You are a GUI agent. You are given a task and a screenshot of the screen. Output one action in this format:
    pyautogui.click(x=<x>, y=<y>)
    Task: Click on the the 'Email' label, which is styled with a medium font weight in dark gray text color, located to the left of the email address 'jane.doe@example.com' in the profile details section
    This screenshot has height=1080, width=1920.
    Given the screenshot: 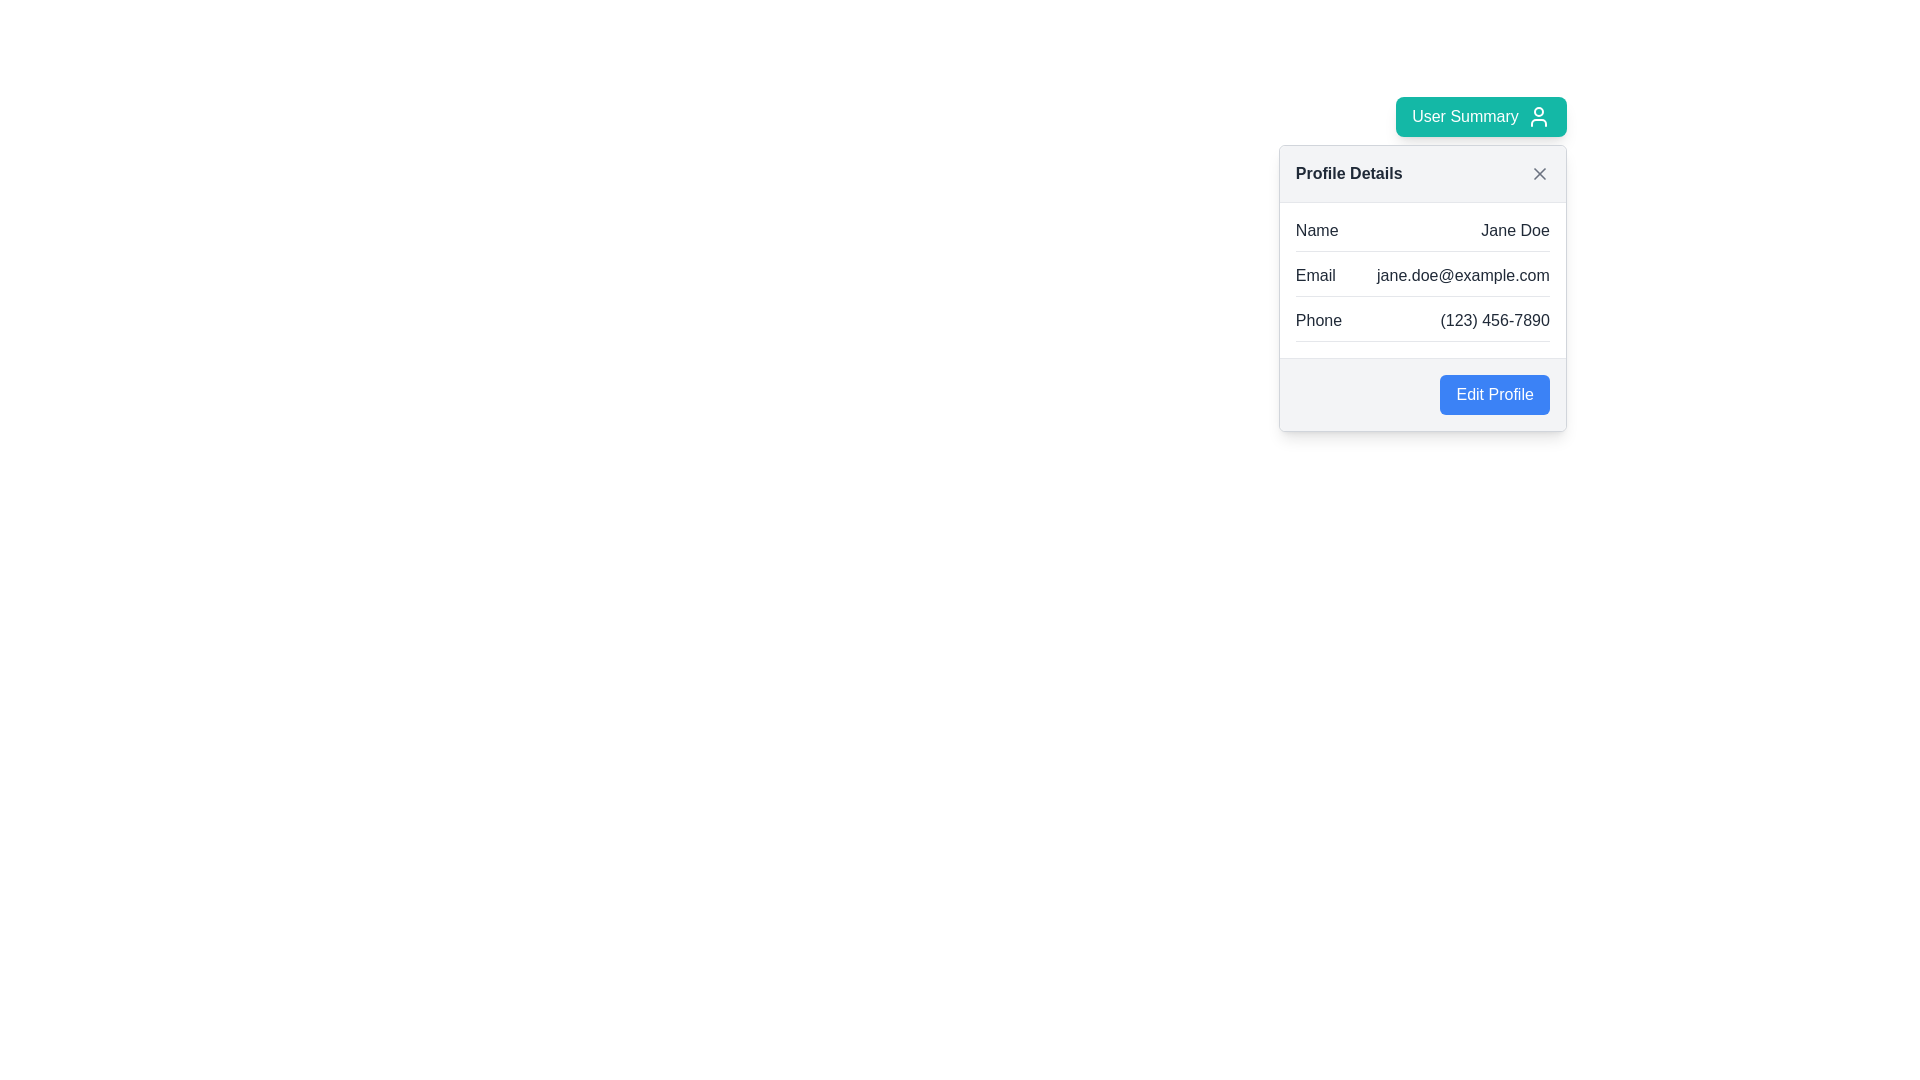 What is the action you would take?
    pyautogui.click(x=1315, y=276)
    